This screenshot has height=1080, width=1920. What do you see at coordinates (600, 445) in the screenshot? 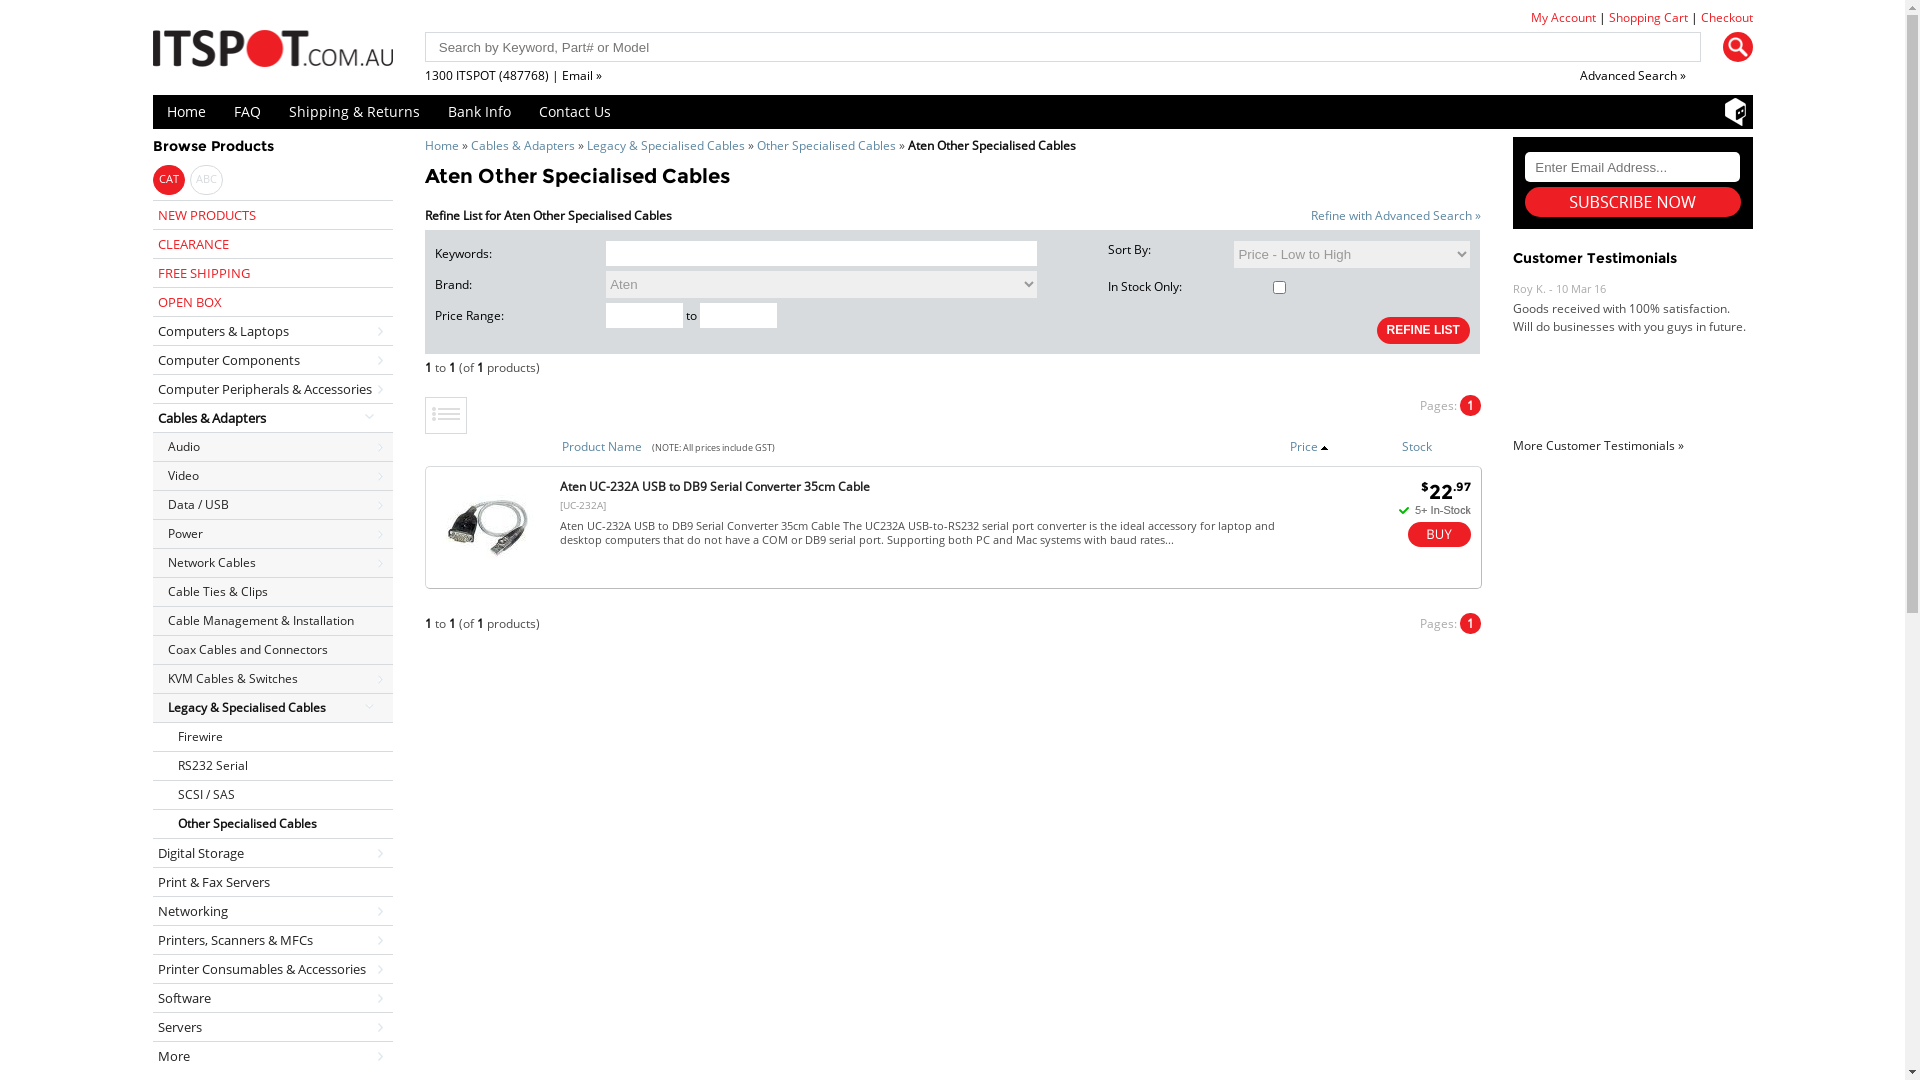
I see `'Product Name'` at bounding box center [600, 445].